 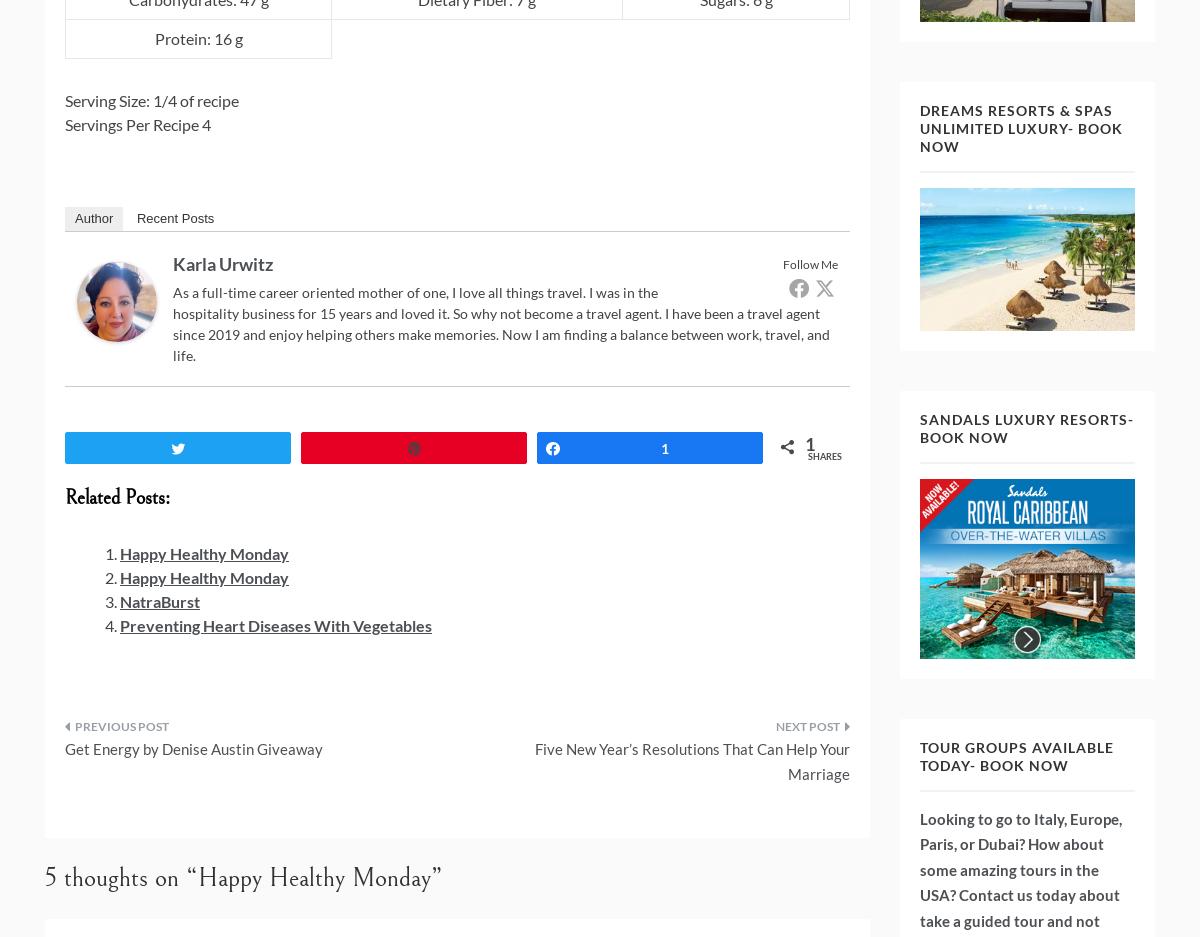 I want to click on 'Protein:', so click(x=181, y=37).